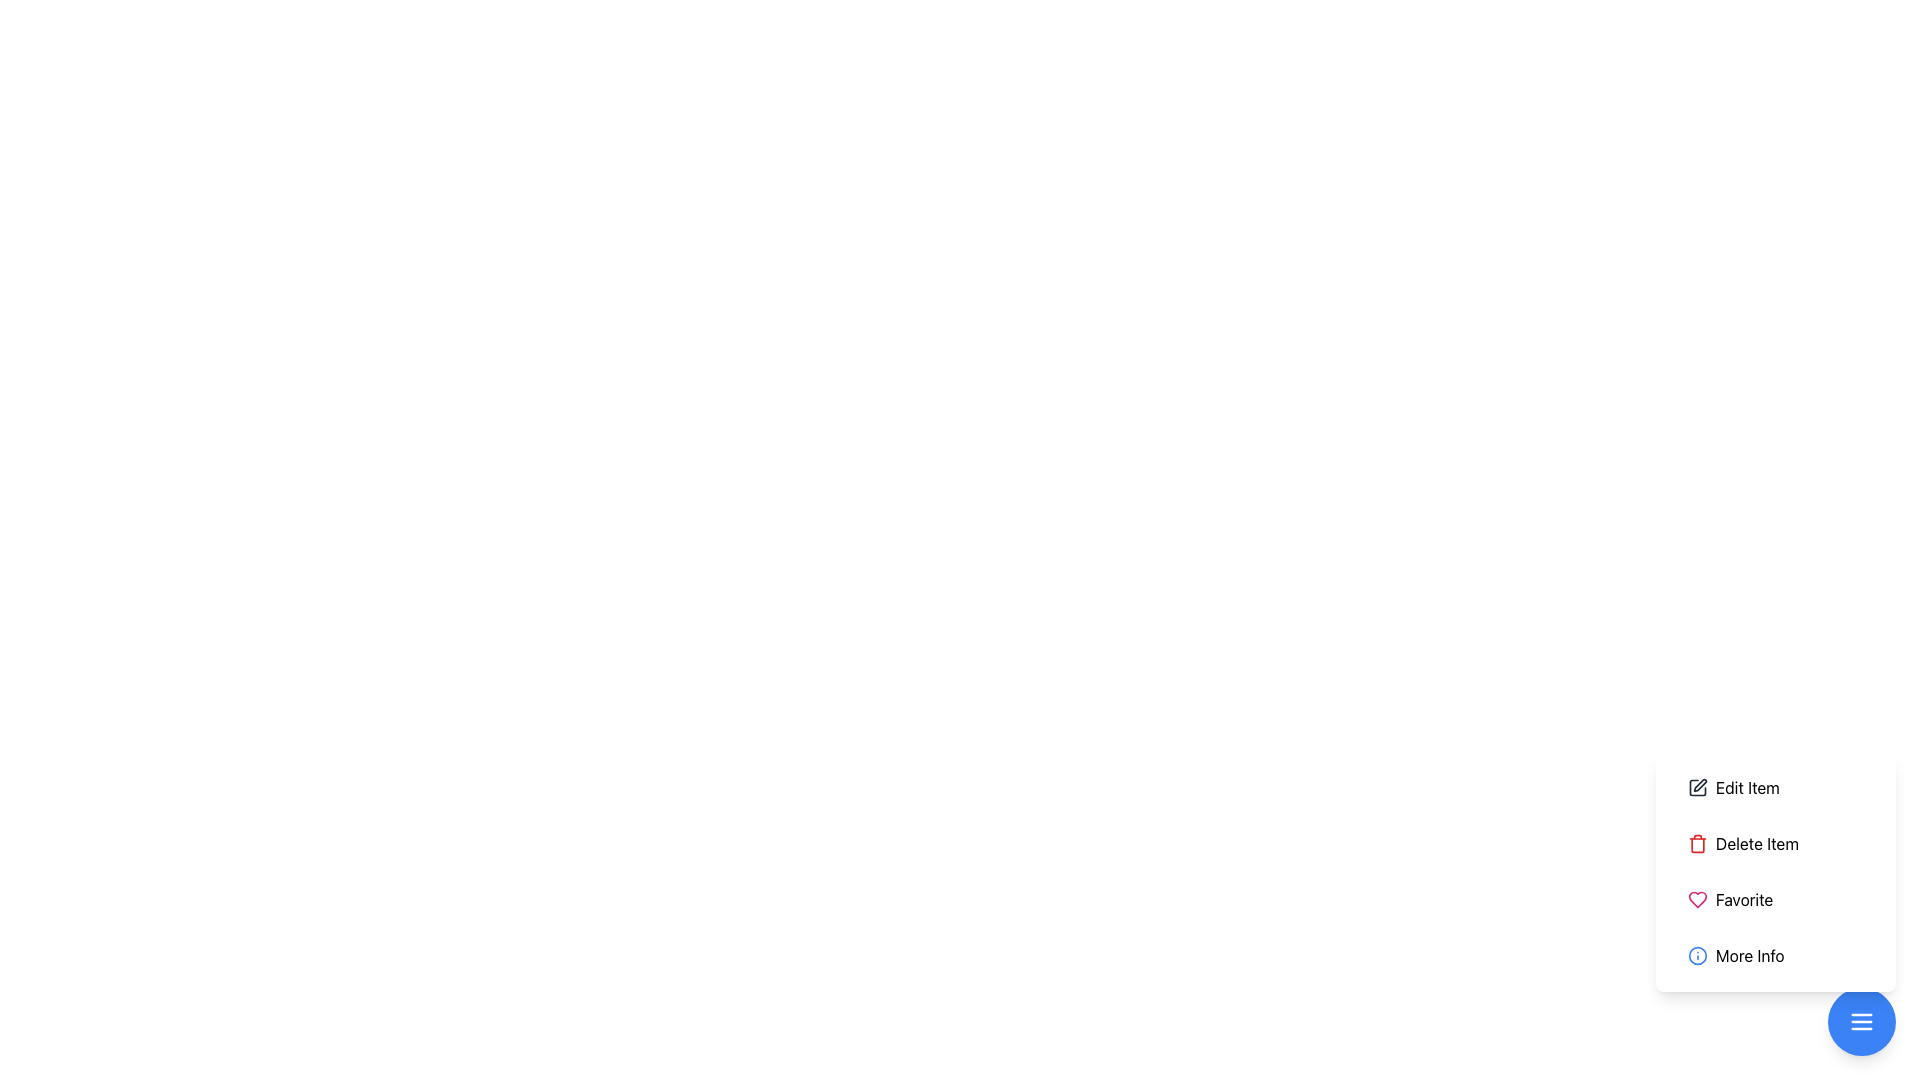  What do you see at coordinates (1776, 898) in the screenshot?
I see `the 'Favorite' button, which is the third button in a vertical list of options` at bounding box center [1776, 898].